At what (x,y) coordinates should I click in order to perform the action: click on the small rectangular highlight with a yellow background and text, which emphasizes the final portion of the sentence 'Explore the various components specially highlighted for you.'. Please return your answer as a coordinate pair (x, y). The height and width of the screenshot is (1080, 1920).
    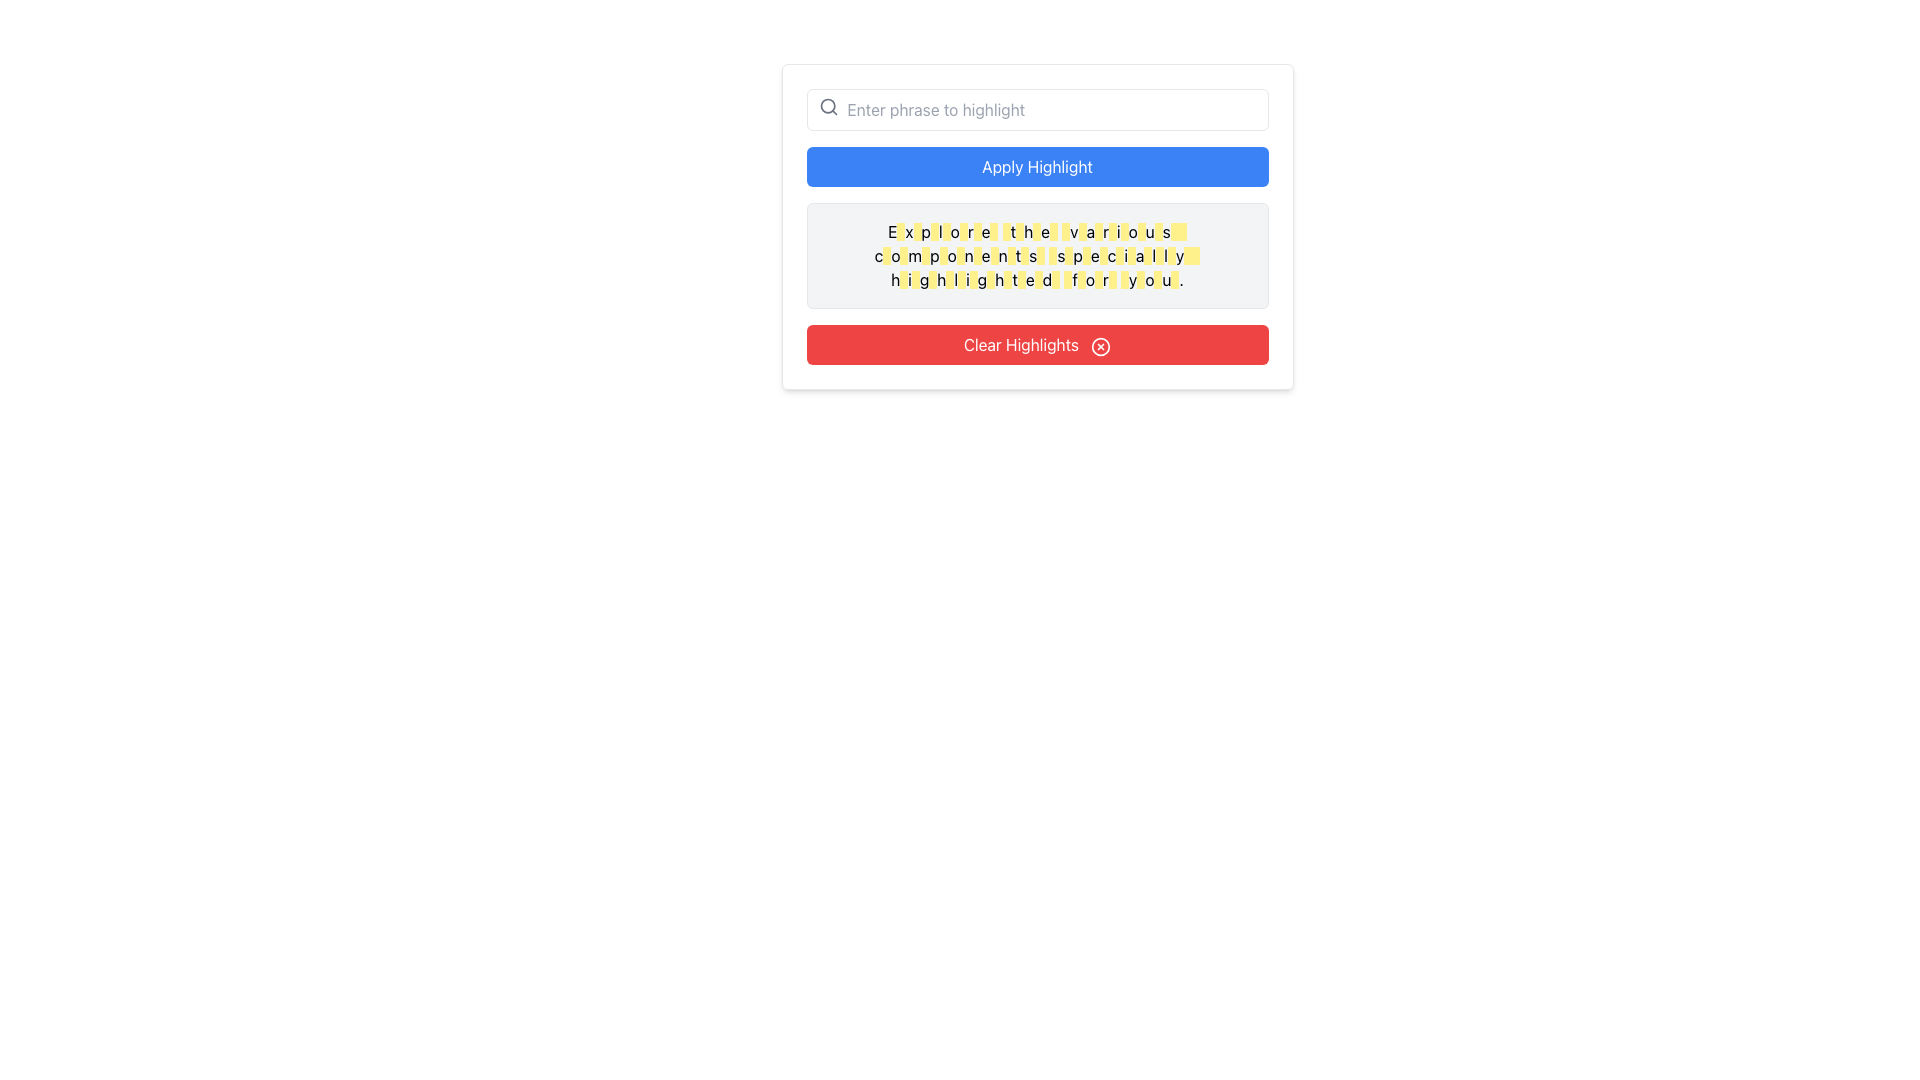
    Looking at the image, I should click on (1196, 254).